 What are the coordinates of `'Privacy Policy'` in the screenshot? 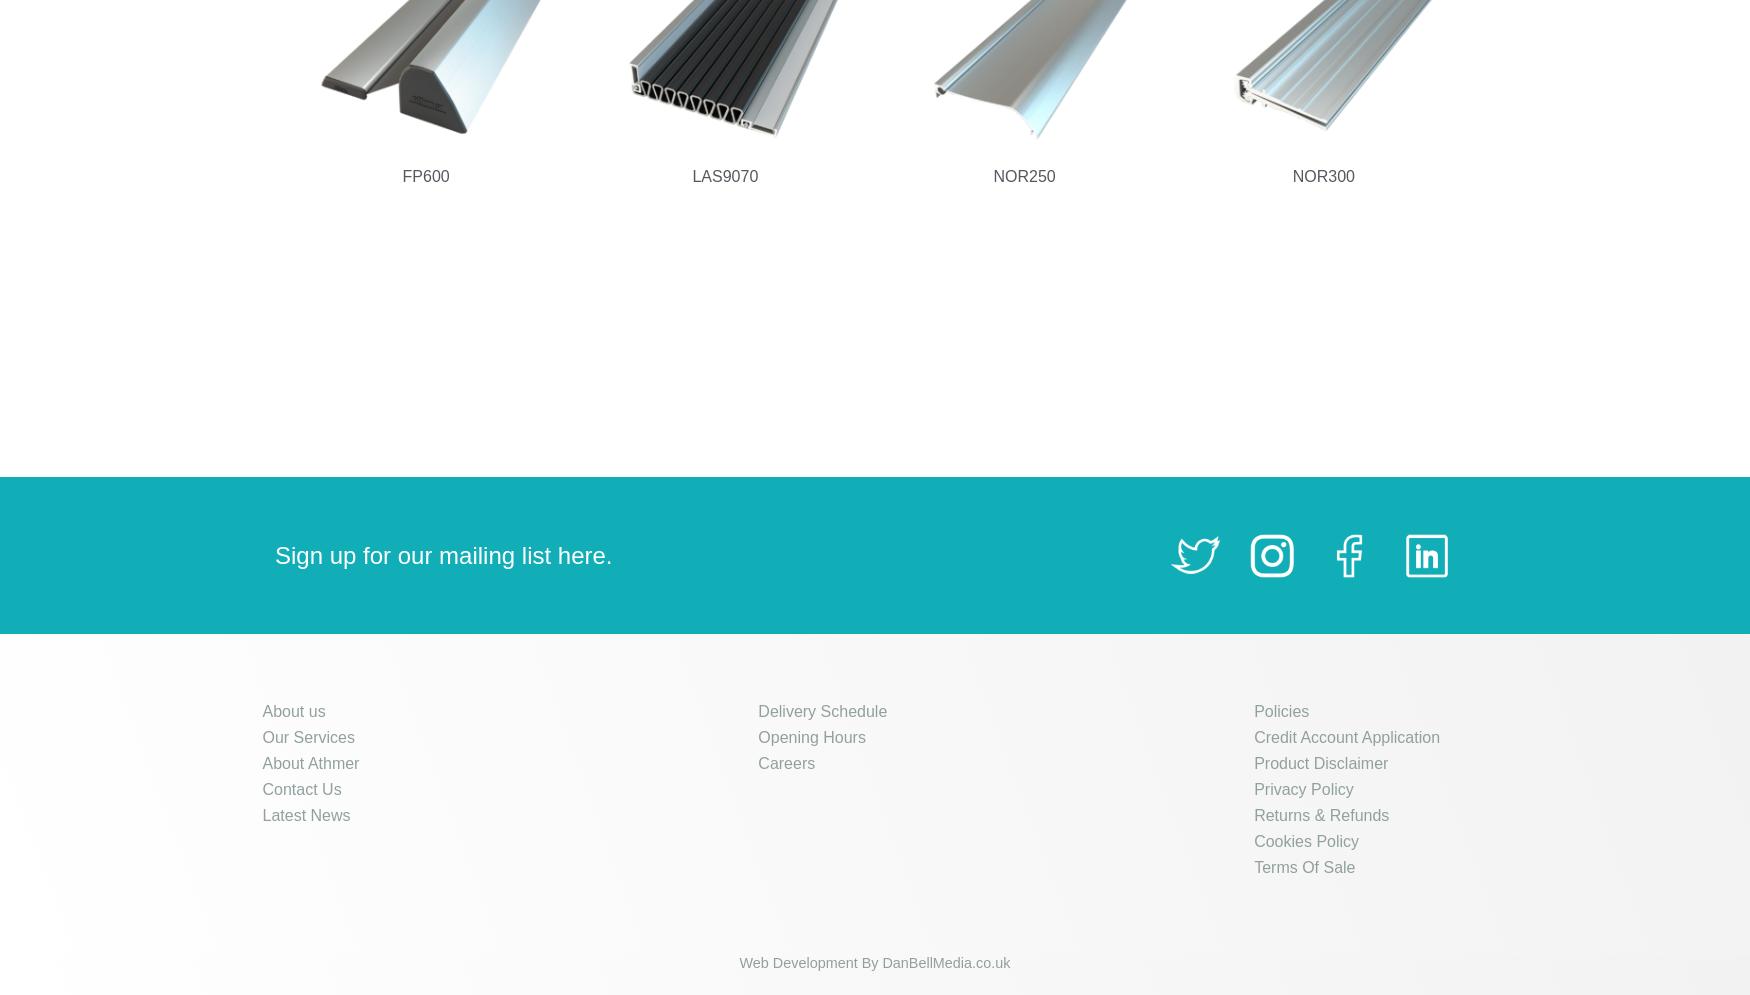 It's located at (1302, 789).